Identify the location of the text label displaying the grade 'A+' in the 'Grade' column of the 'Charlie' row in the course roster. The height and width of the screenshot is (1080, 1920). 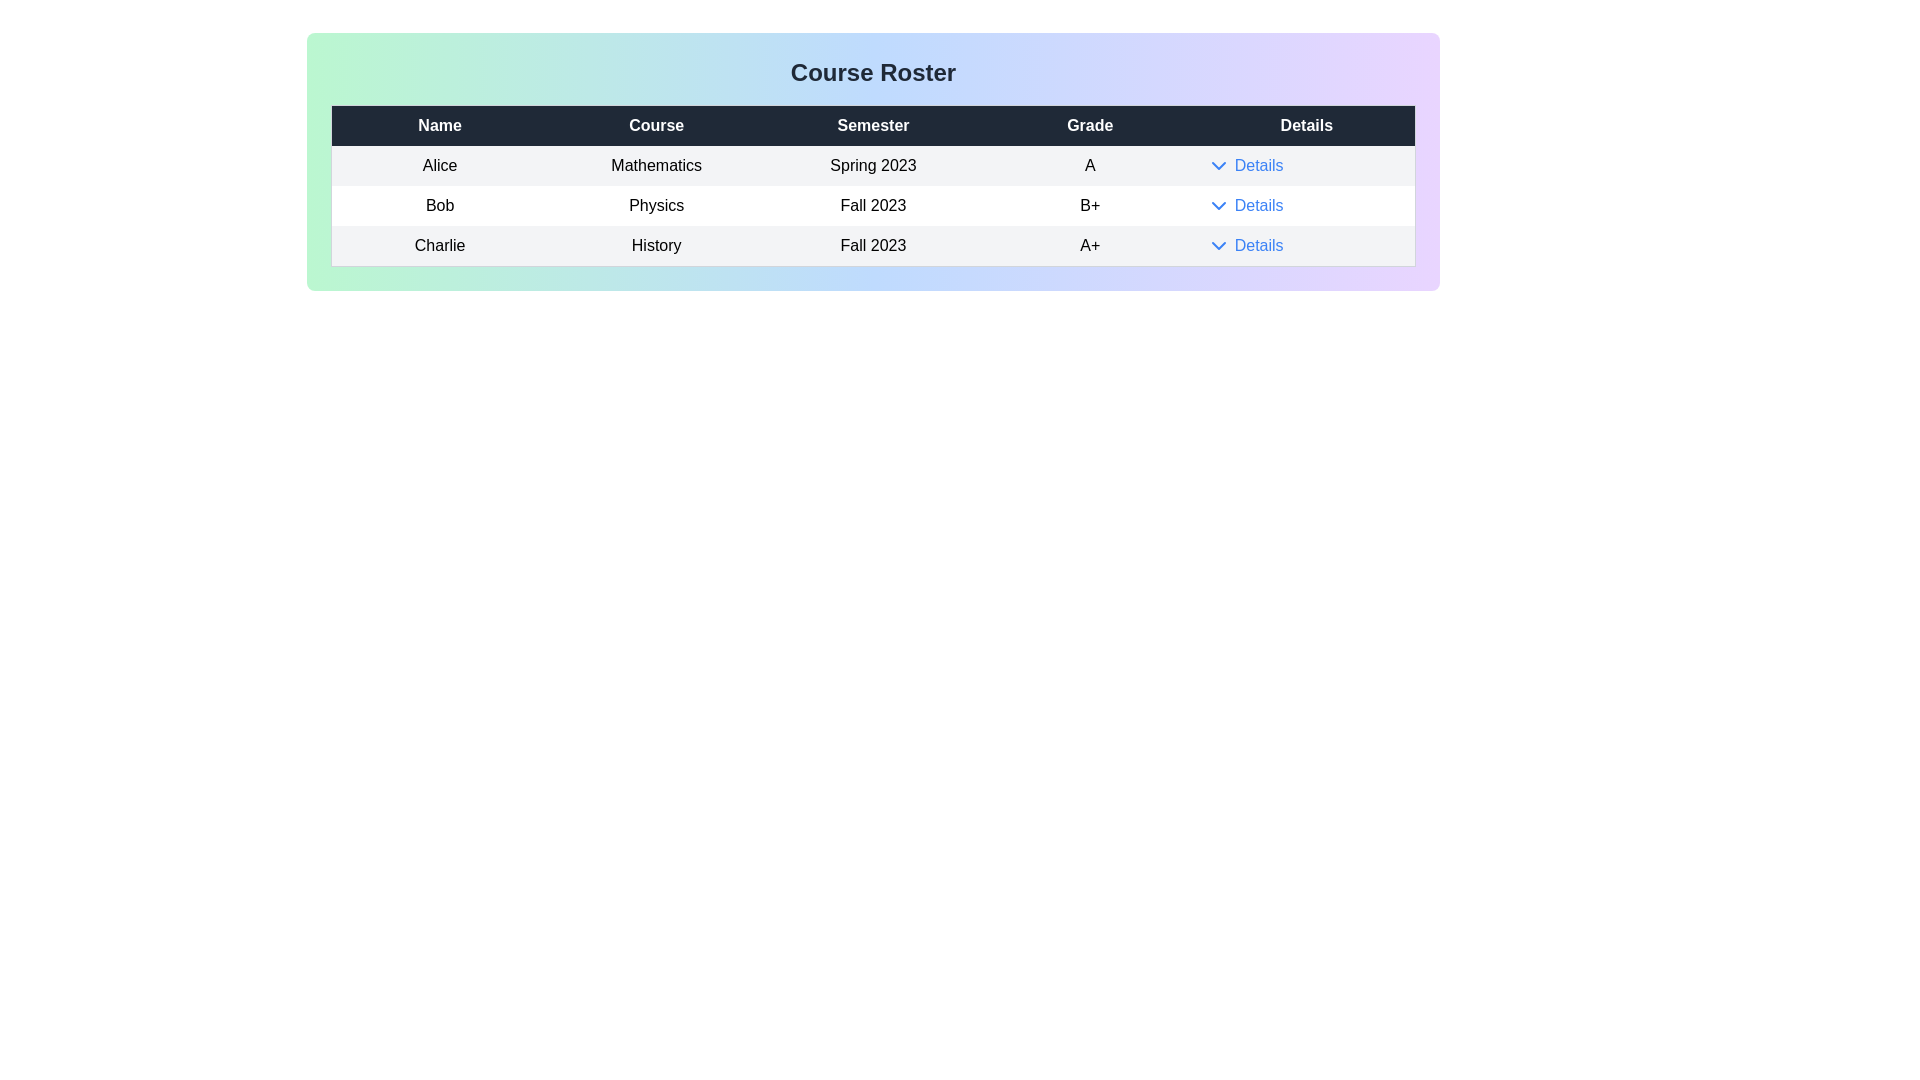
(1089, 245).